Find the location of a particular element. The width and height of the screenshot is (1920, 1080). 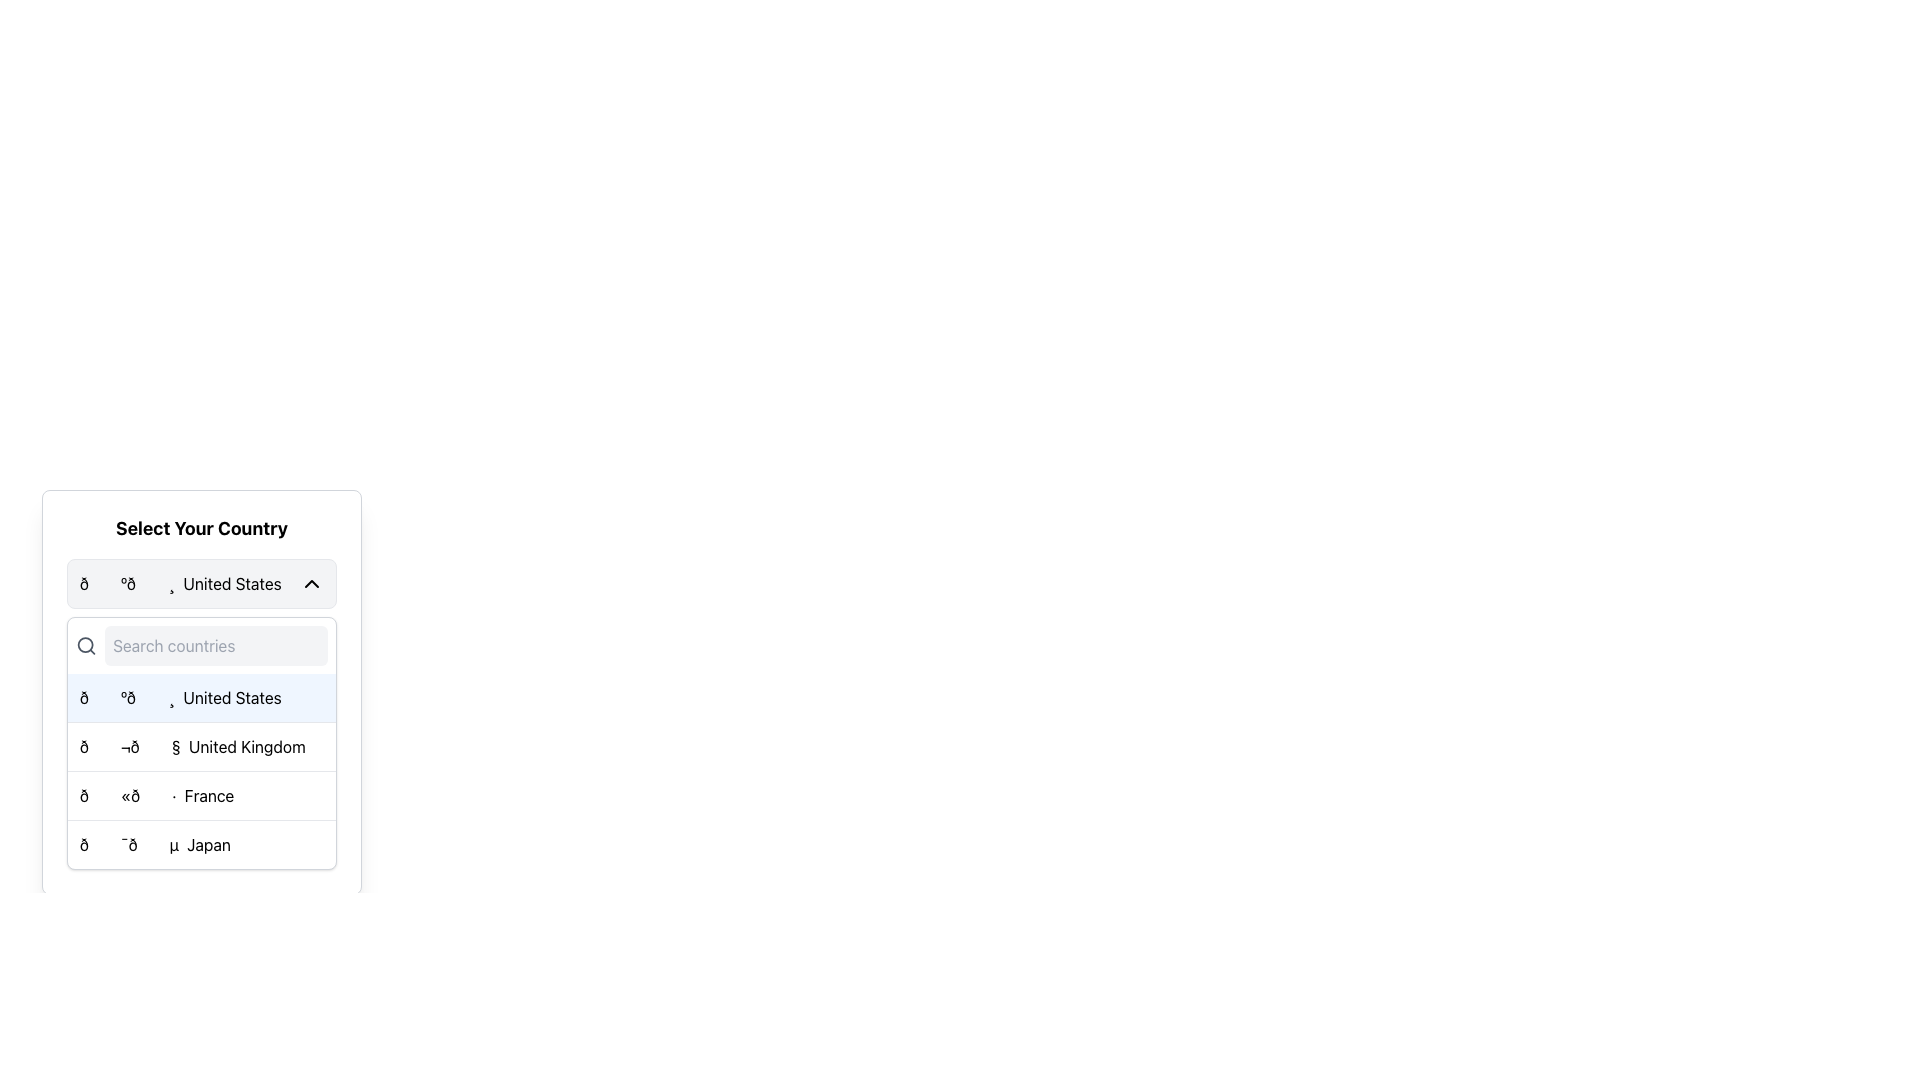

the flag icon representing the United States in the dropdown menu titled 'Select Your Country' is located at coordinates (126, 583).